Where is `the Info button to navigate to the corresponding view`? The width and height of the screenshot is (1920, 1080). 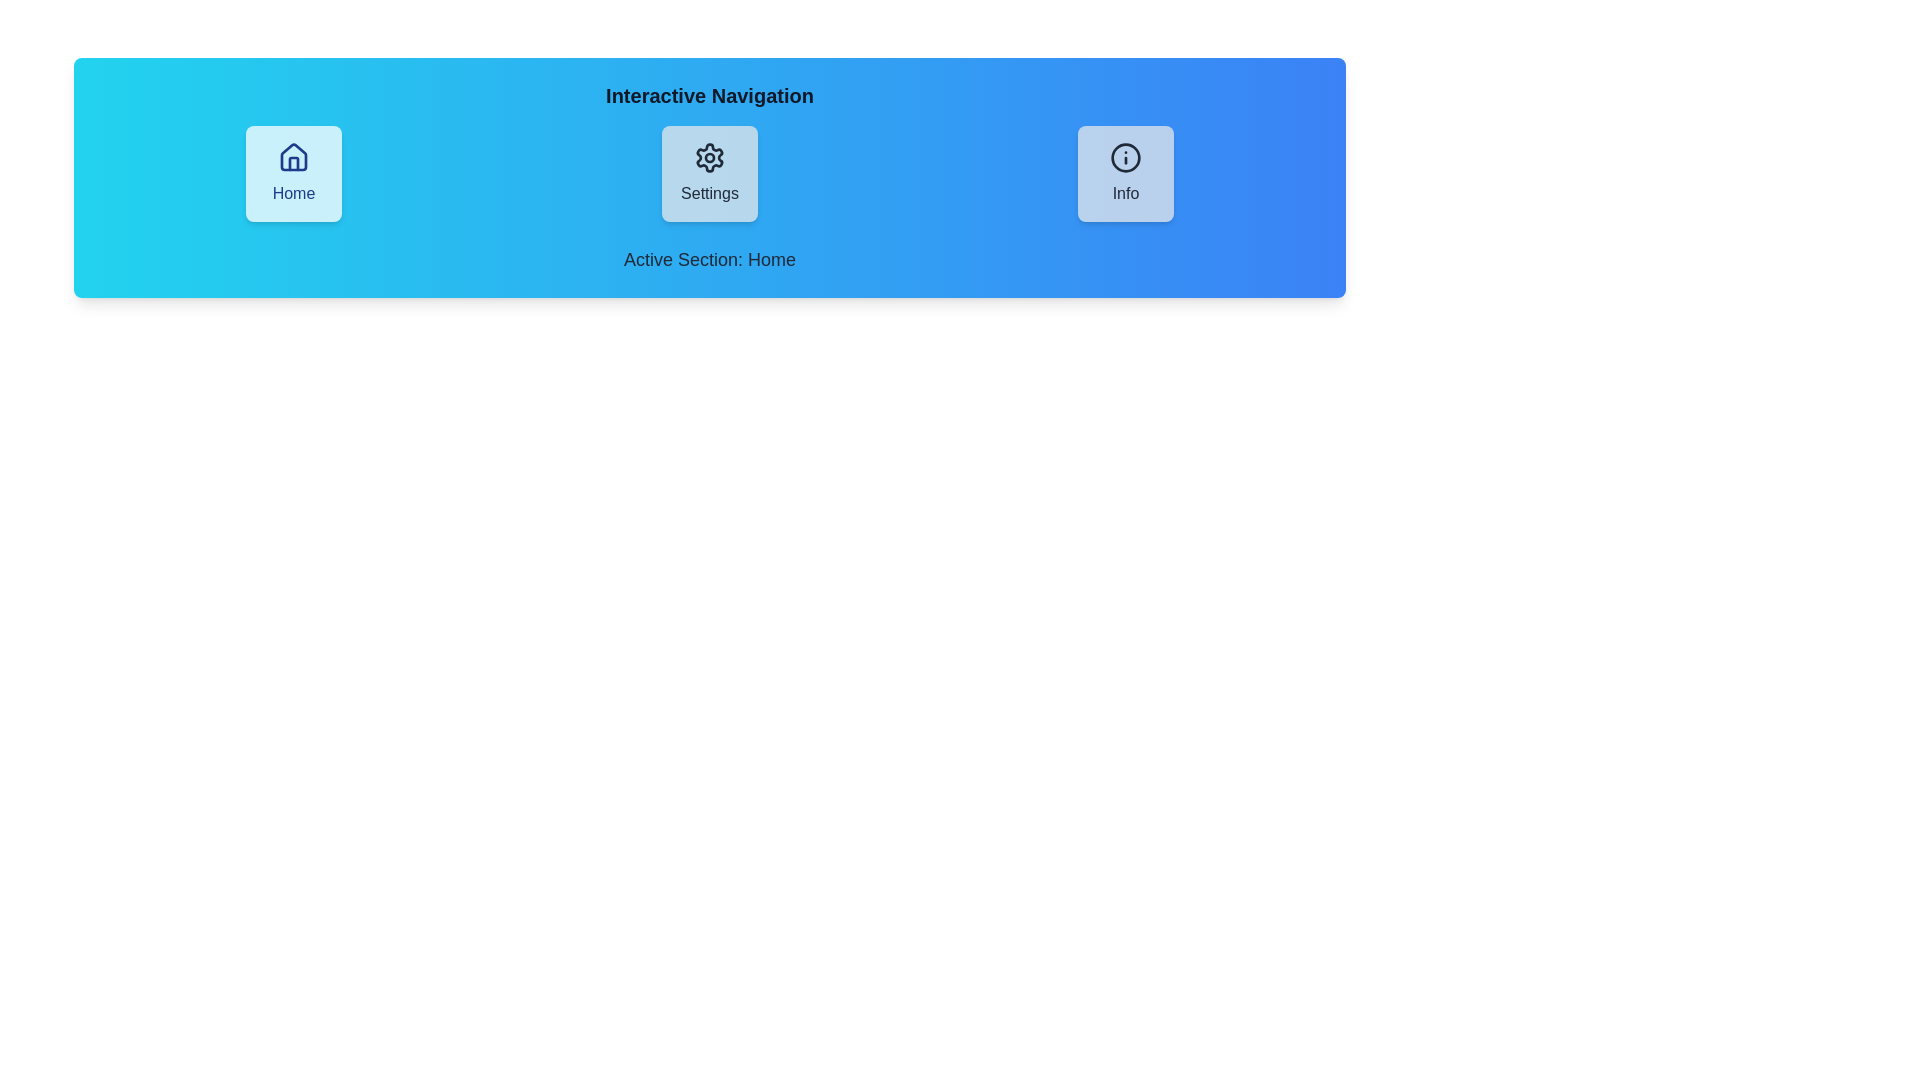 the Info button to navigate to the corresponding view is located at coordinates (1126, 172).